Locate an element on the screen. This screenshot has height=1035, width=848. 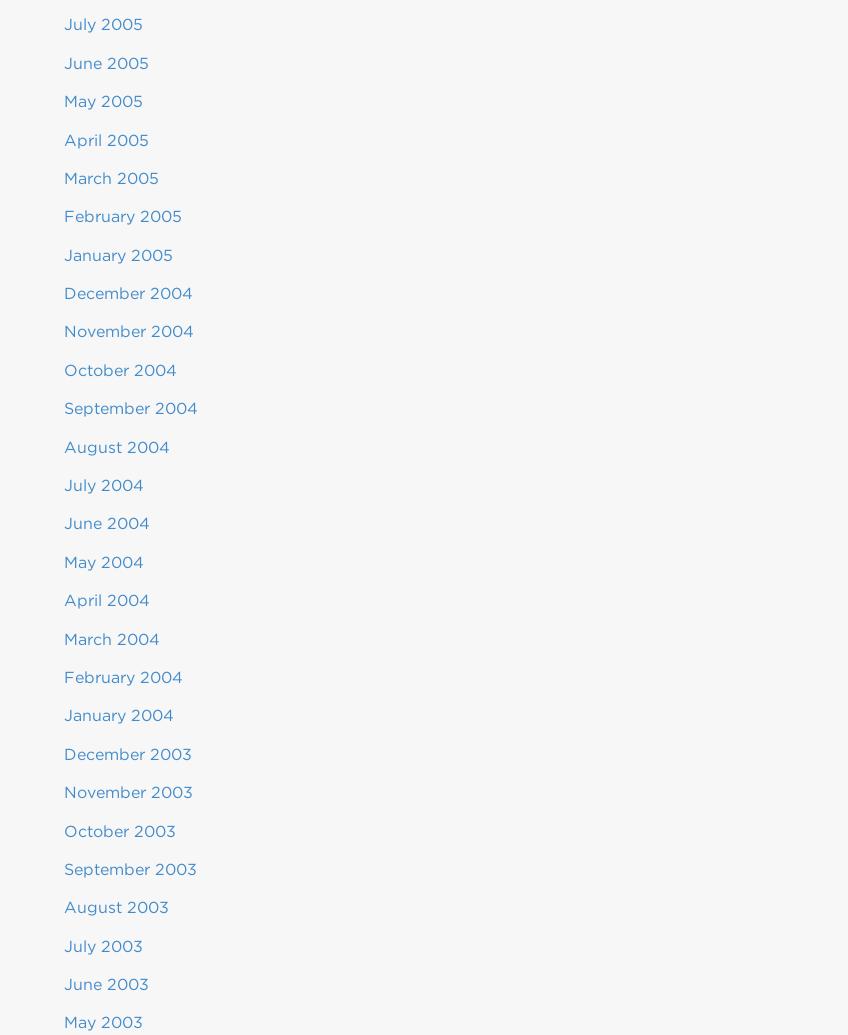
'July 2005' is located at coordinates (103, 24).